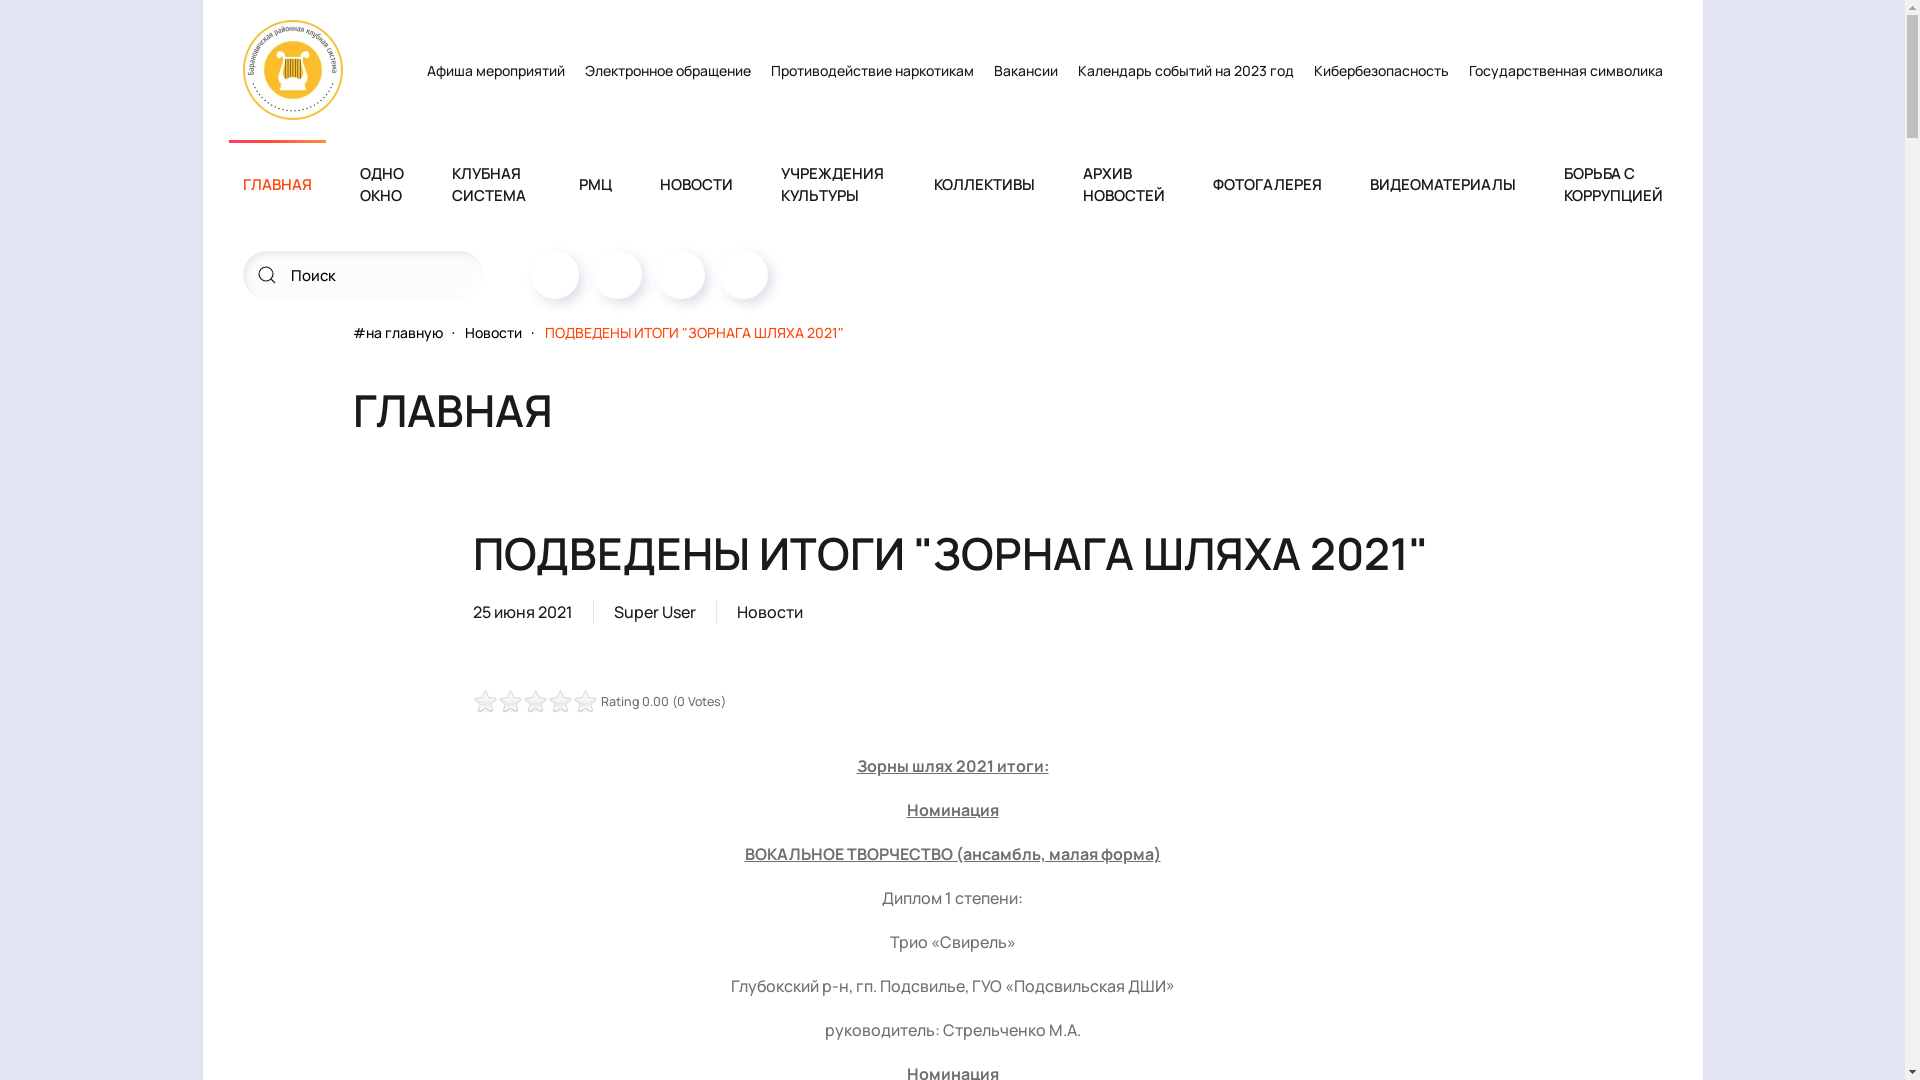 The image size is (1920, 1080). I want to click on '1', so click(477, 700).